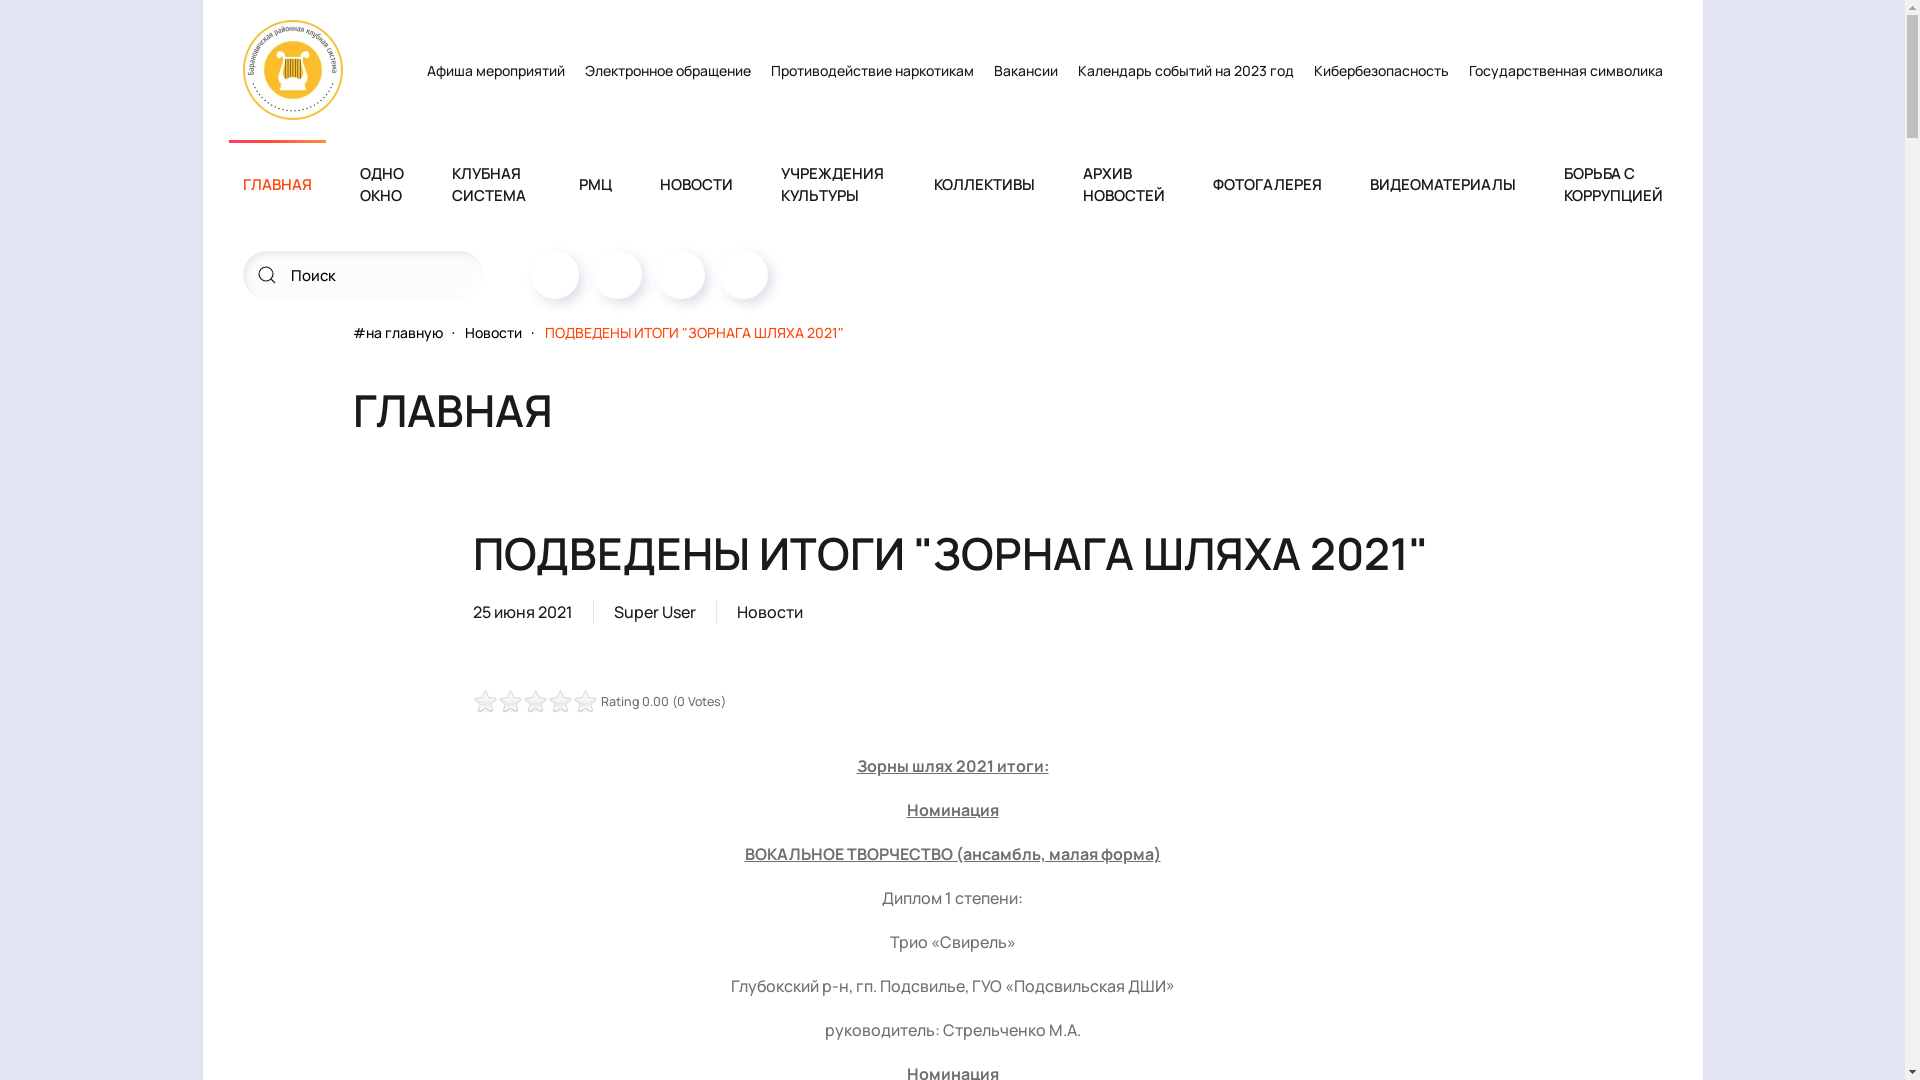 The image size is (1920, 1080). I want to click on '1', so click(477, 700).